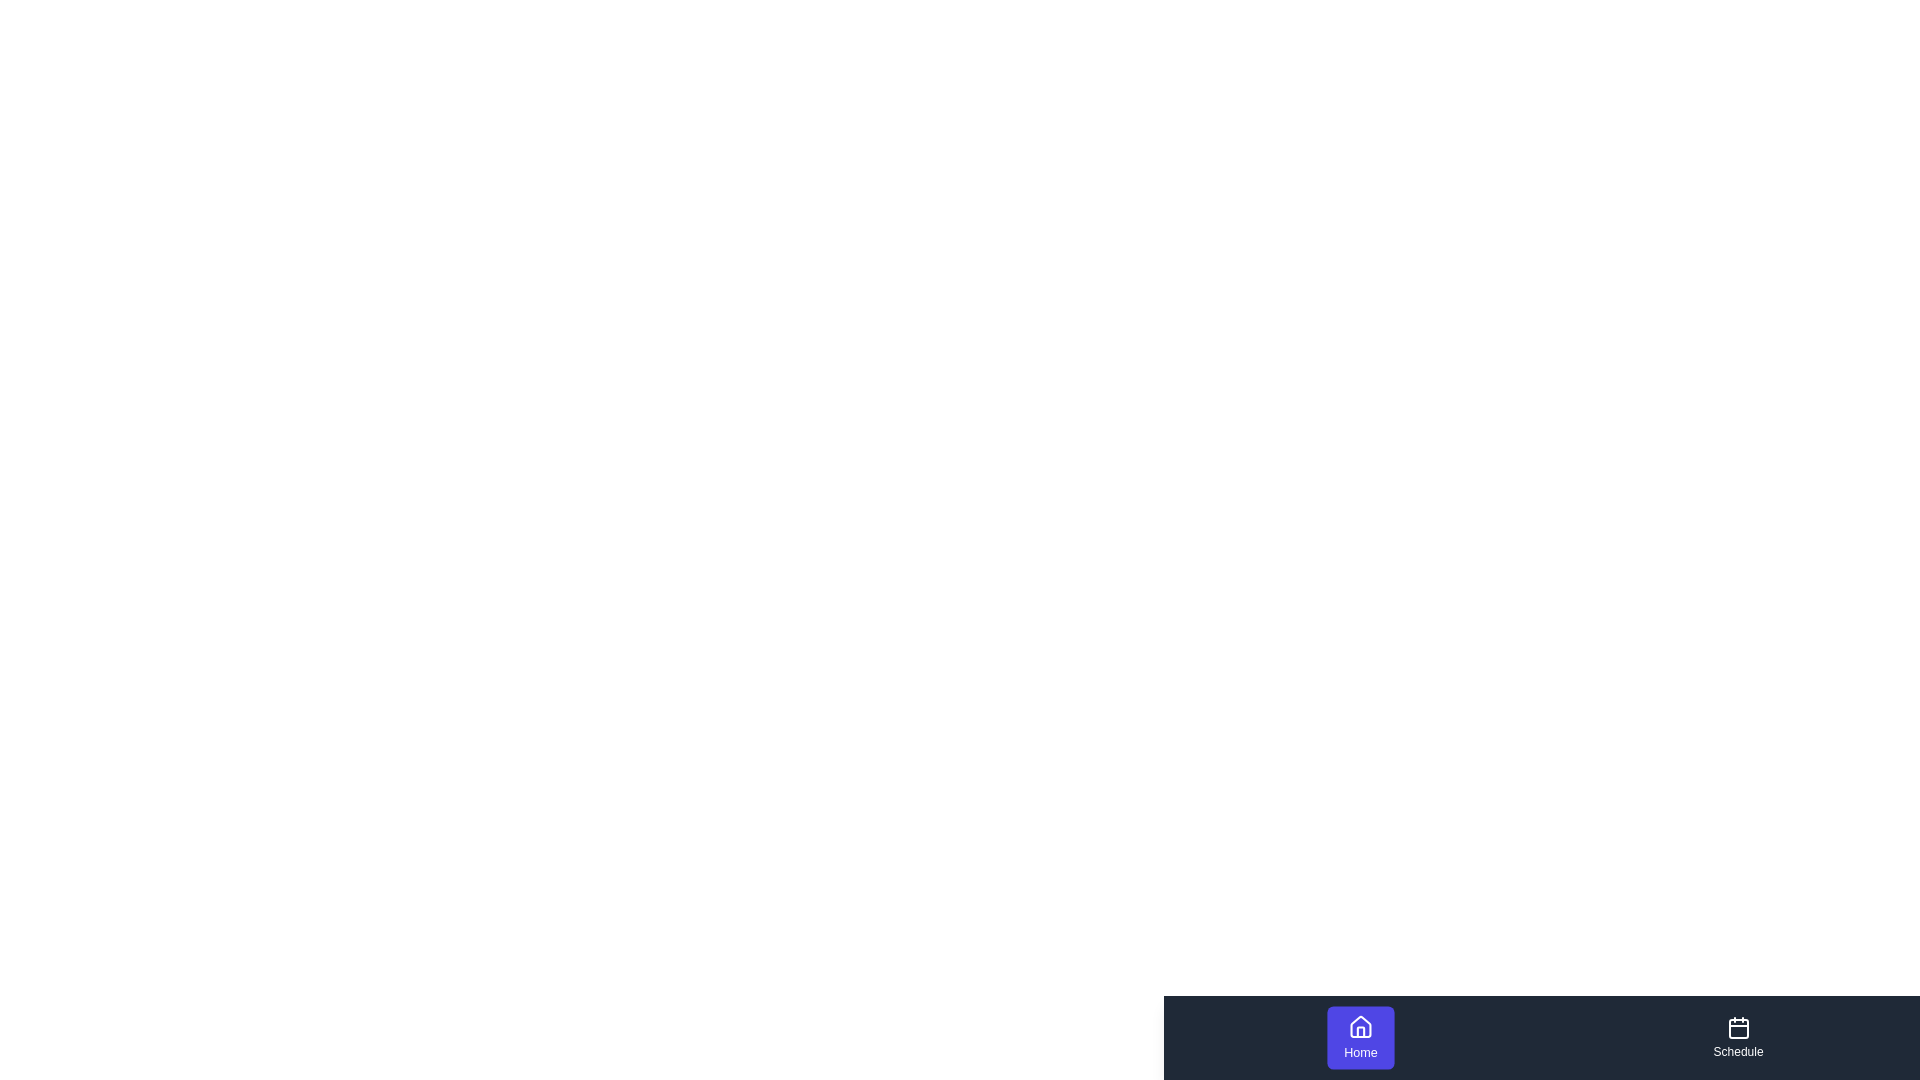  Describe the element at coordinates (1360, 1036) in the screenshot. I see `the bottom navigation item for Home` at that location.